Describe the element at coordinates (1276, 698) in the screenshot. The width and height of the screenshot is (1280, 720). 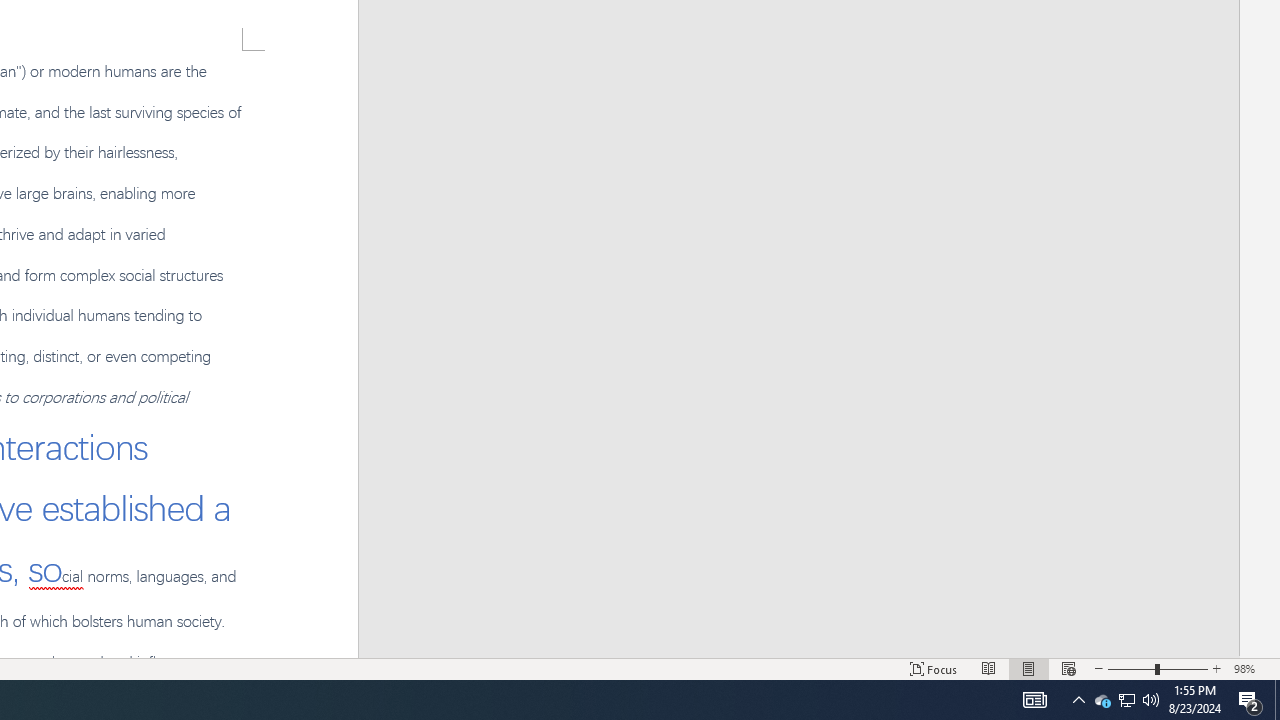
I see `'Show desktop'` at that location.